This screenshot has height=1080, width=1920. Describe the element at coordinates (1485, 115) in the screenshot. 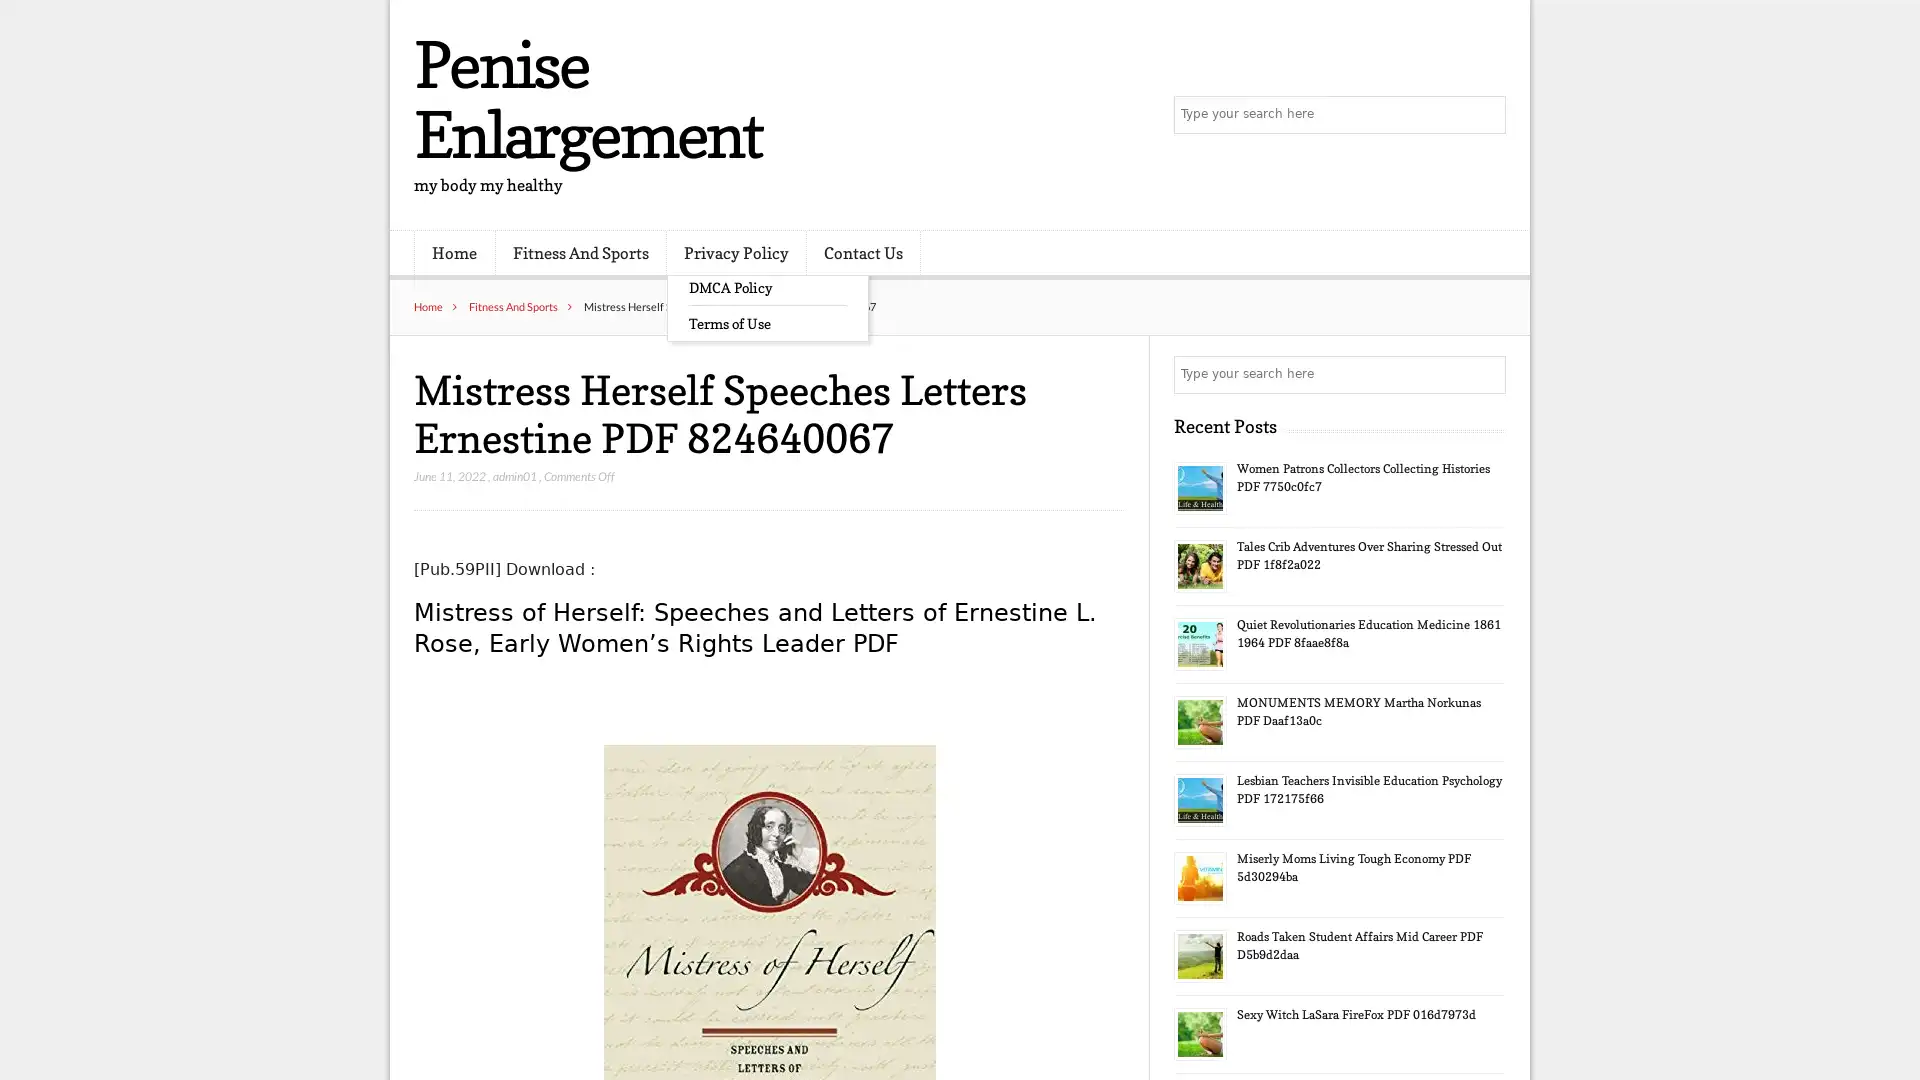

I see `Search` at that location.